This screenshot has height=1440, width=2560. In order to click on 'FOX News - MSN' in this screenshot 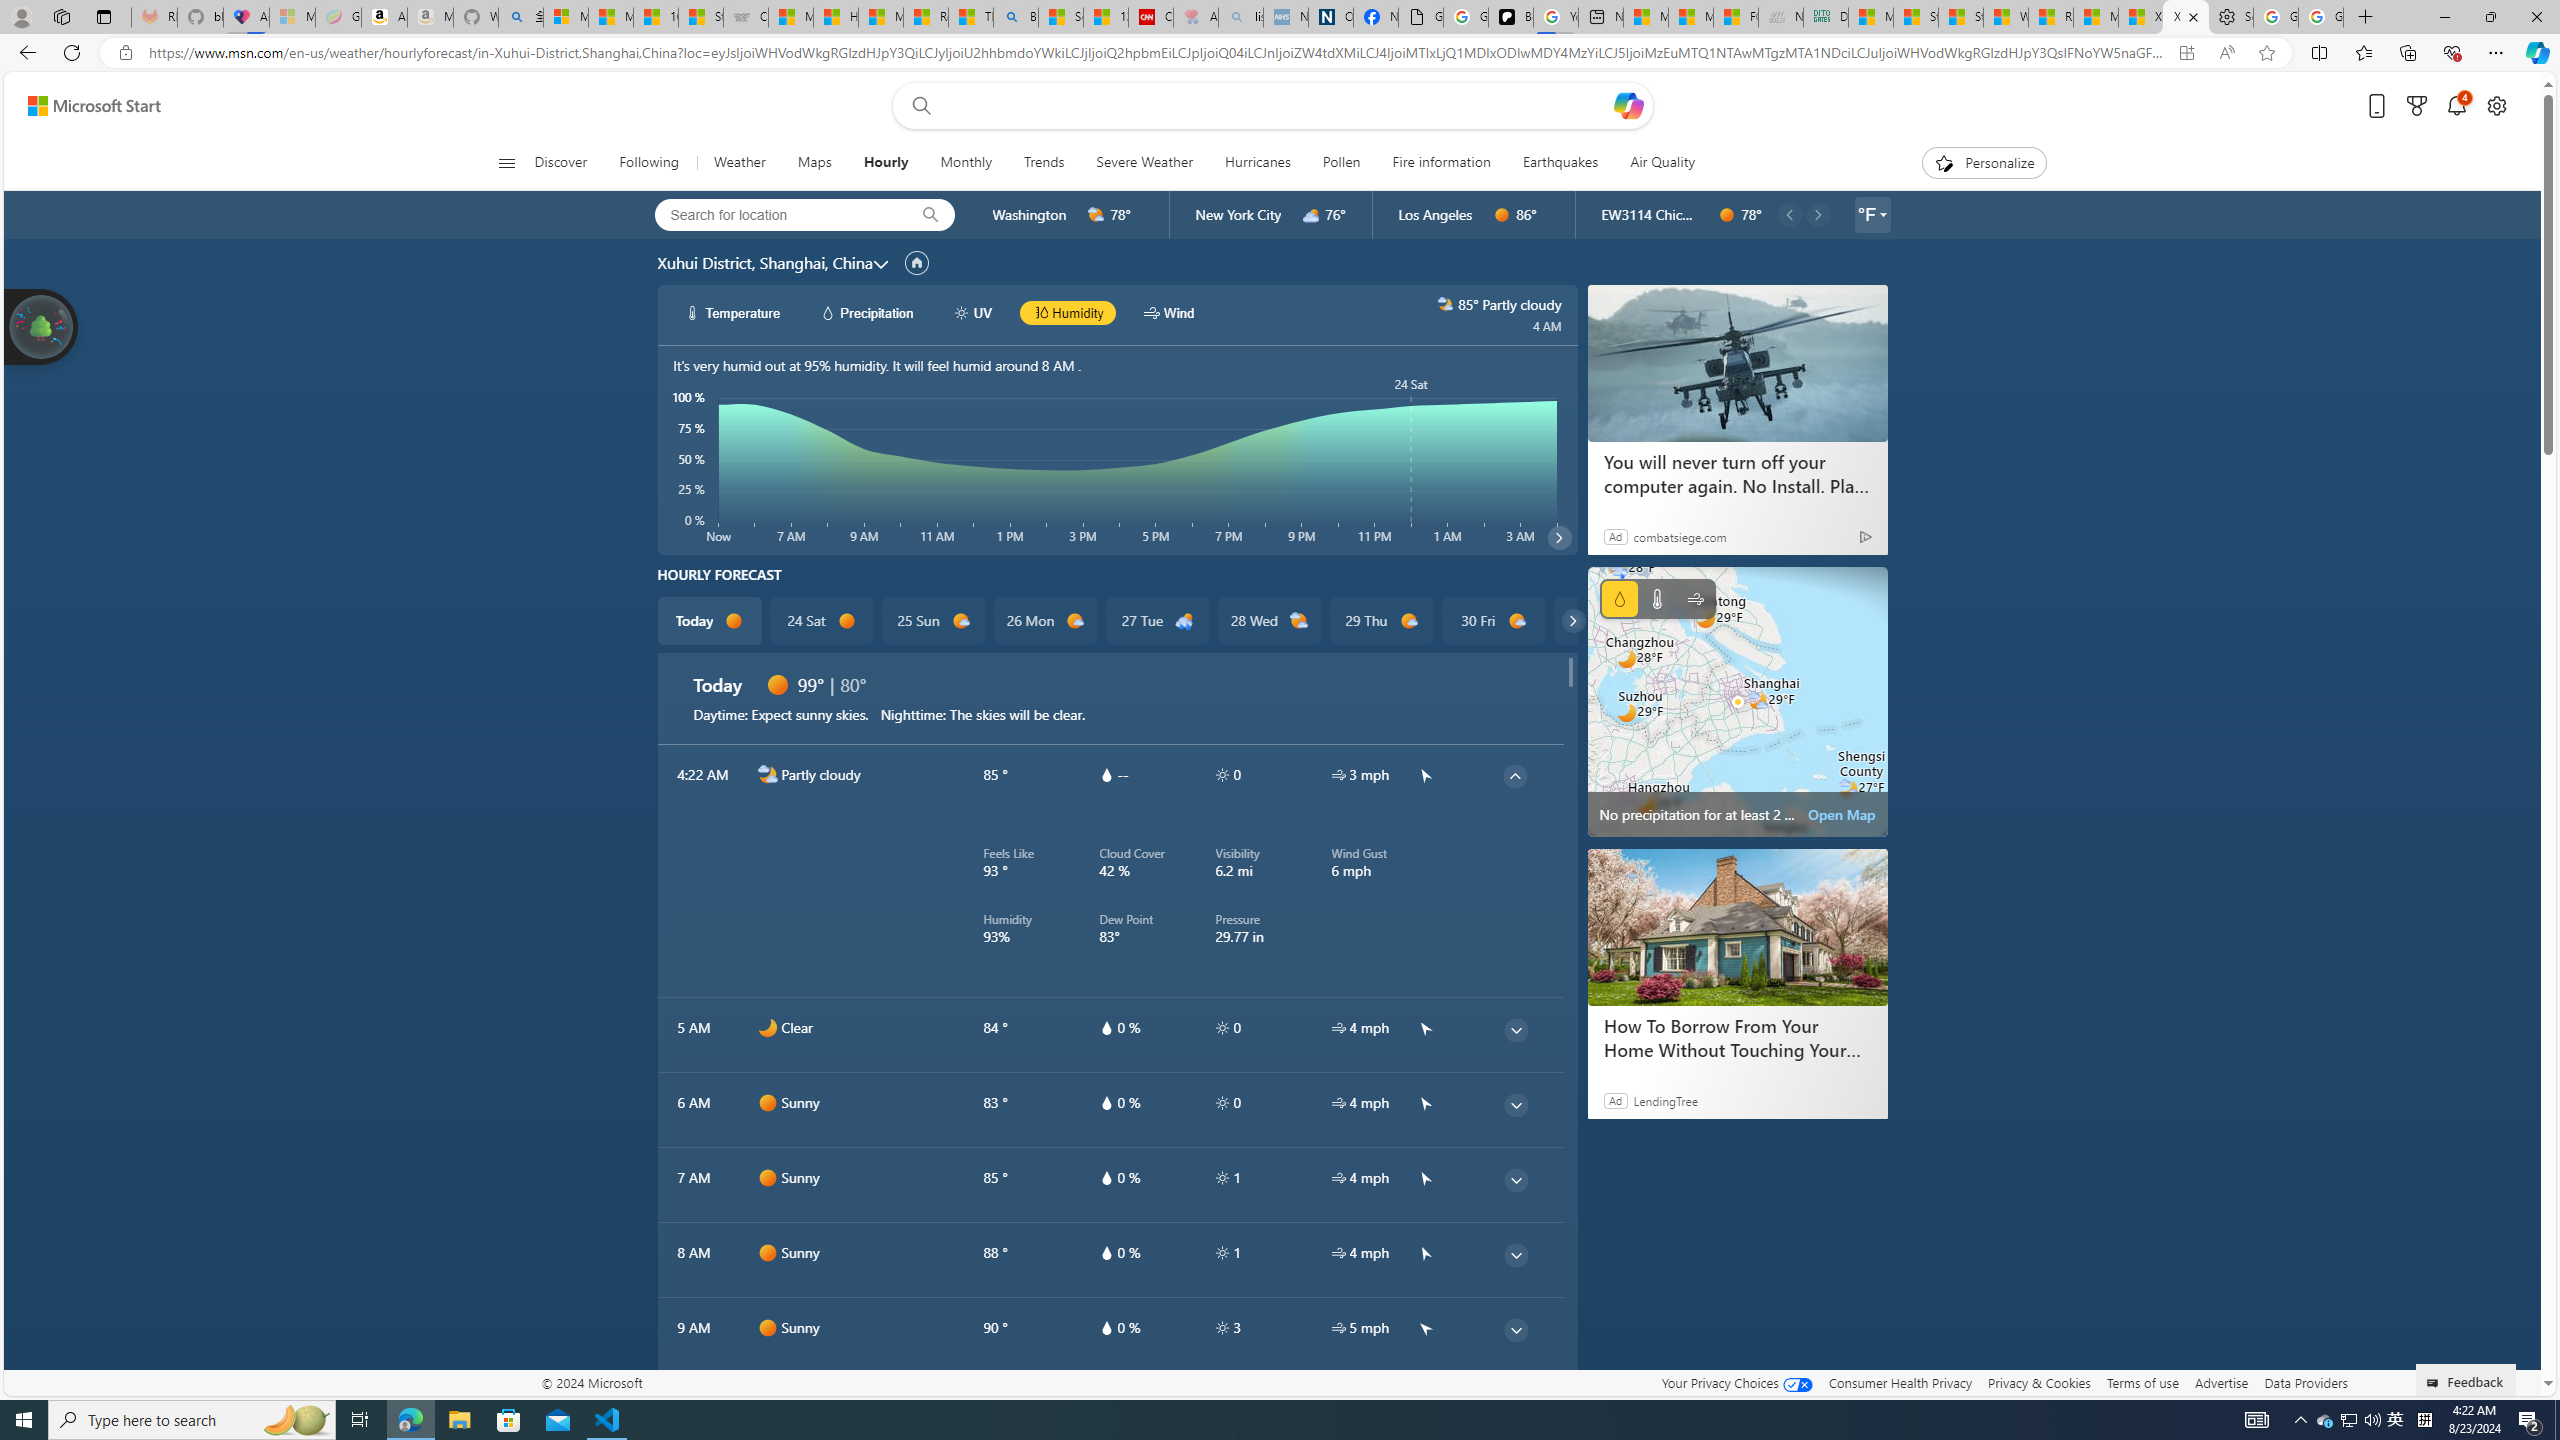, I will do `click(1734, 16)`.